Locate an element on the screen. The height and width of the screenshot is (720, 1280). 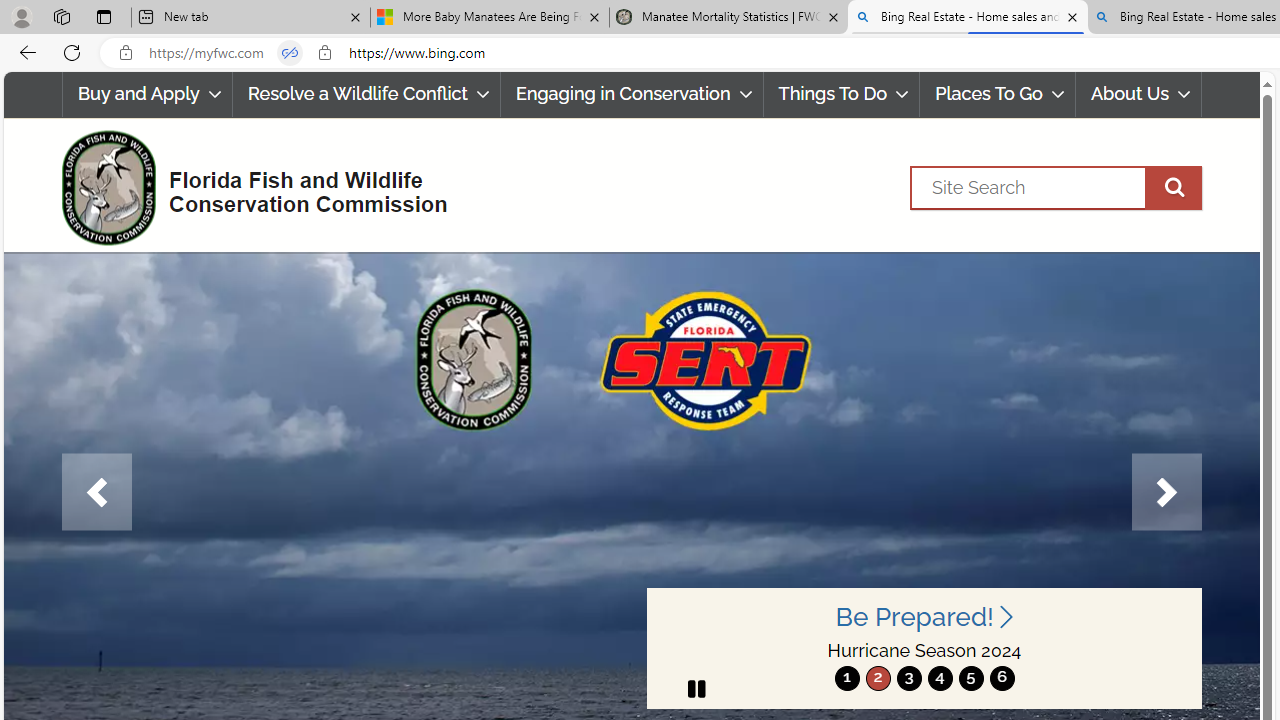
'Resolve a Wildlife Conflict' is located at coordinates (366, 94).